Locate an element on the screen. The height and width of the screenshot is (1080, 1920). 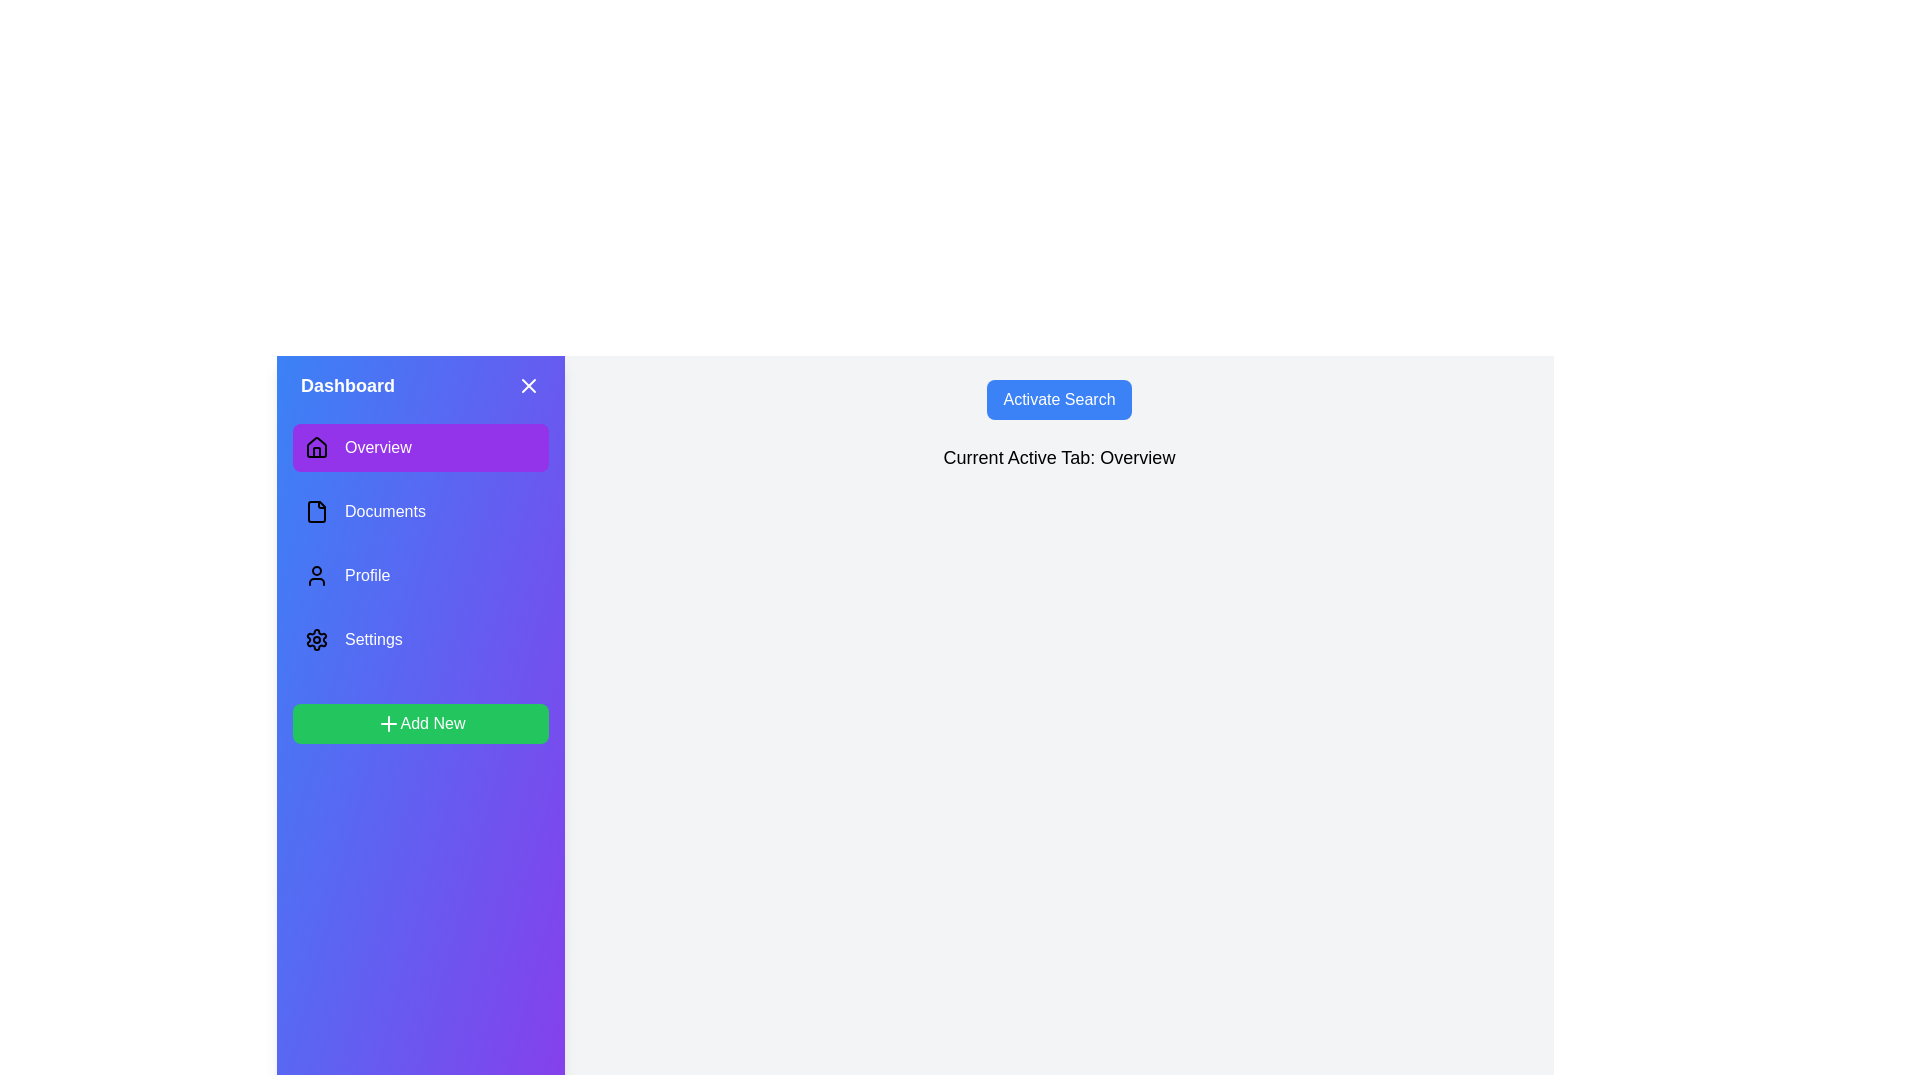
the green rectangular button labeled '+ Add New' located at the bottom of the dashboard sidebar to trigger hover effects is located at coordinates (420, 724).